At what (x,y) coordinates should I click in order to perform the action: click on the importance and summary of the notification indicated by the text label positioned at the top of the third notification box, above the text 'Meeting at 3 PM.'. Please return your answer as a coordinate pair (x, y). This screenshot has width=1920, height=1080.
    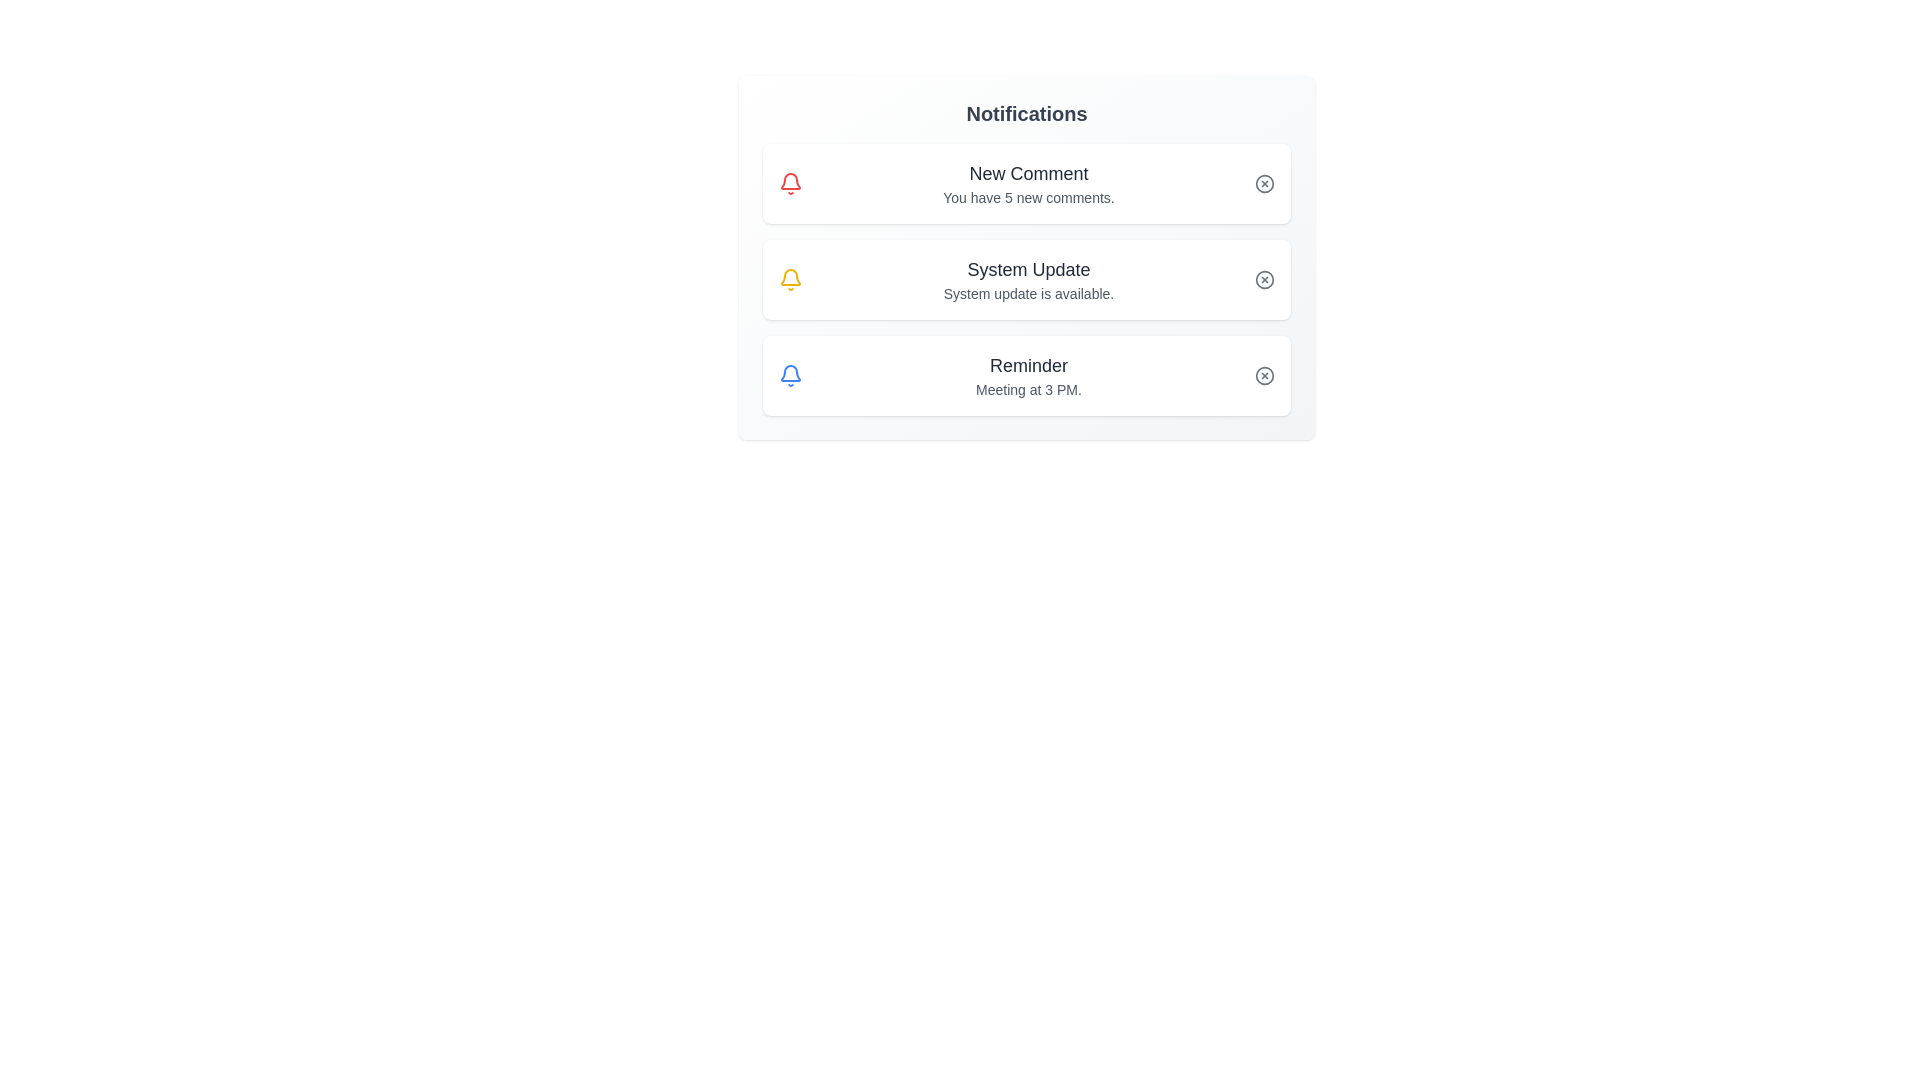
    Looking at the image, I should click on (1028, 366).